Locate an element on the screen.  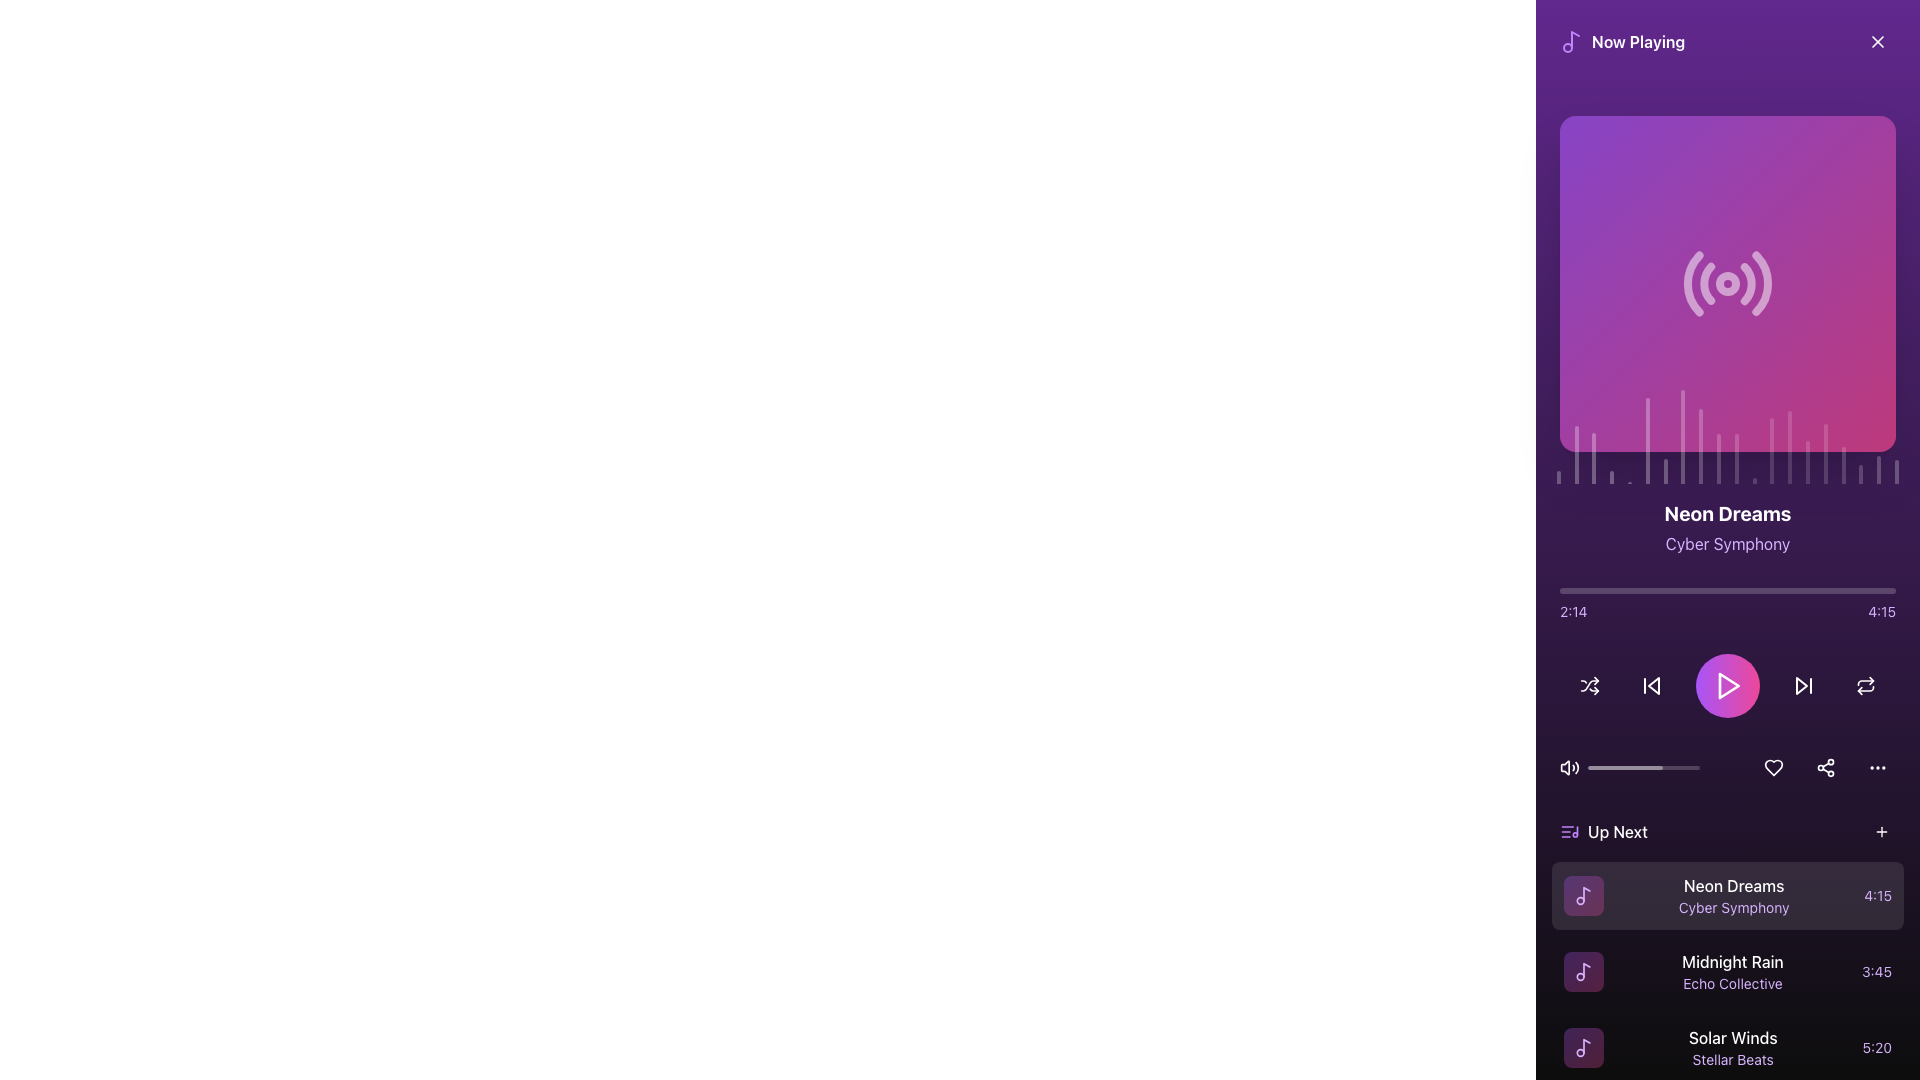
the play button is located at coordinates (1727, 685).